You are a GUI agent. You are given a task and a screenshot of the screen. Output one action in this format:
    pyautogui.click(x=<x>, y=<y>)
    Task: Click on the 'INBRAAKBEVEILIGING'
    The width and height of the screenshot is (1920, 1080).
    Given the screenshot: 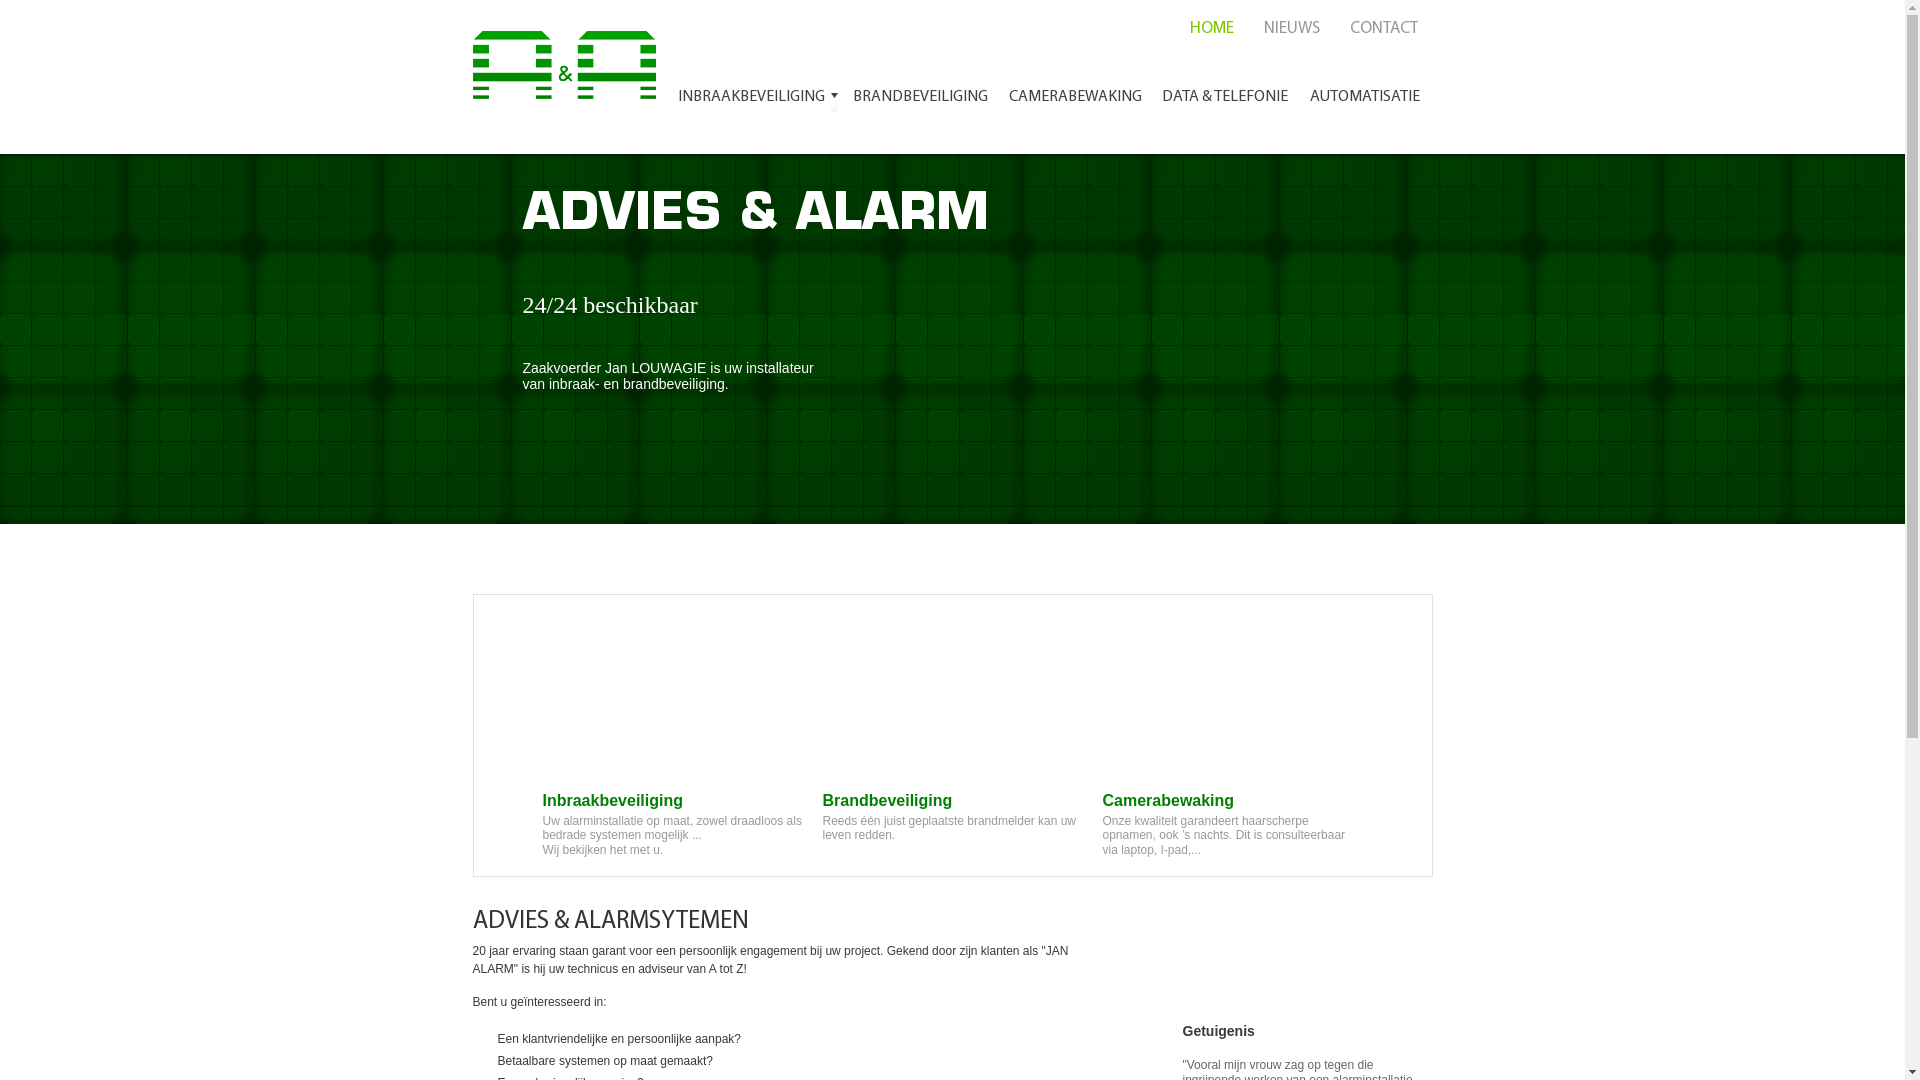 What is the action you would take?
    pyautogui.click(x=756, y=100)
    